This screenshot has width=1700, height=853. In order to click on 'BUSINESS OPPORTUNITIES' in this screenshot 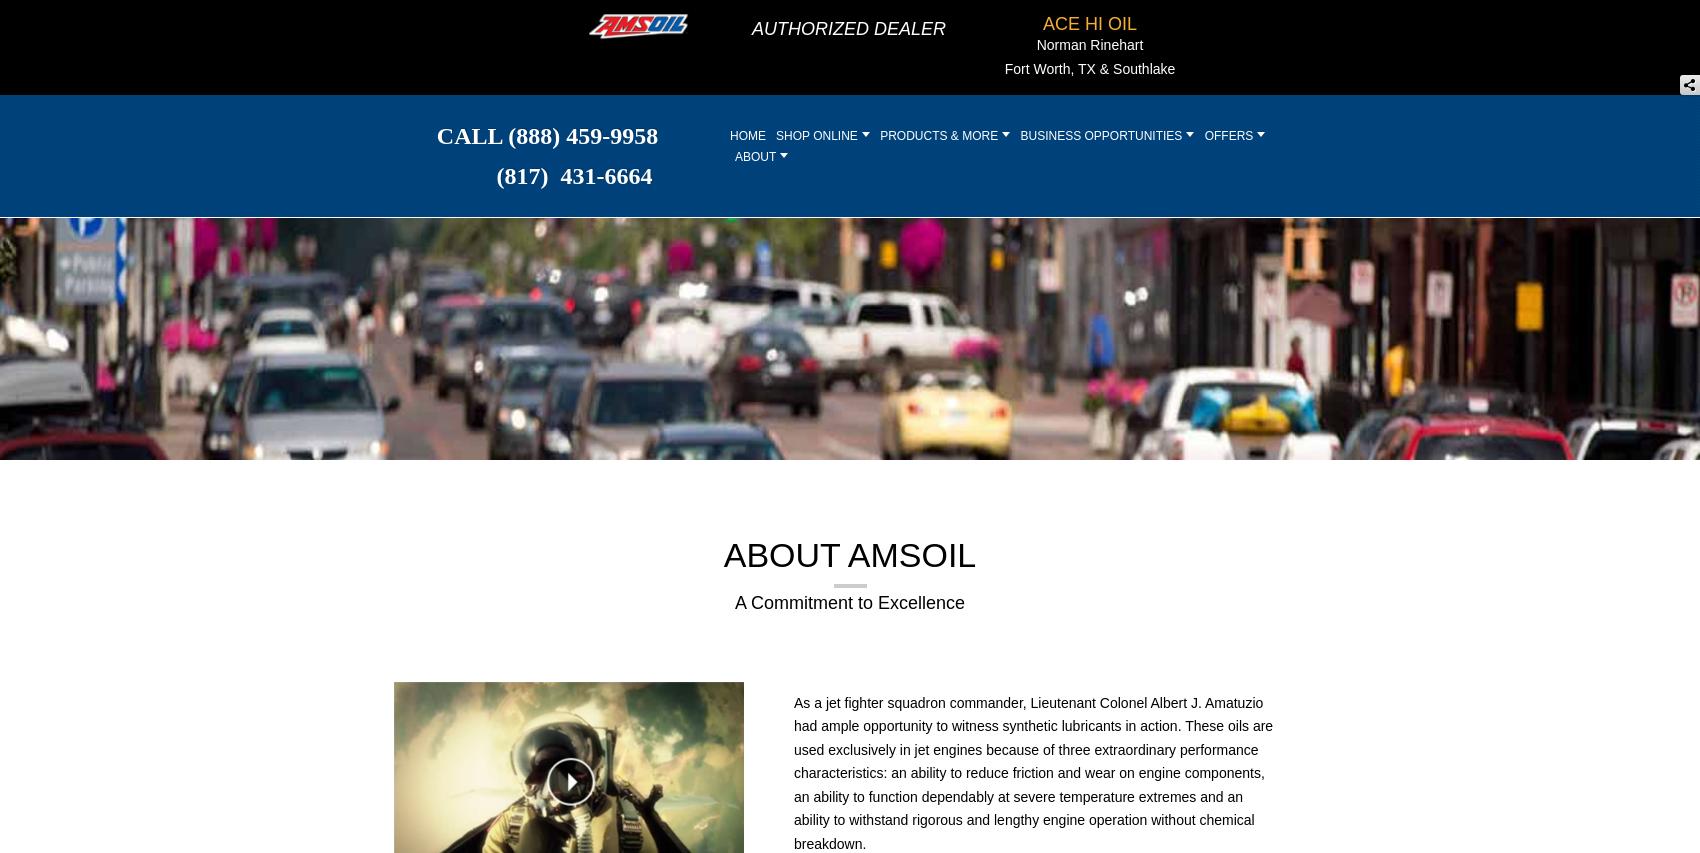, I will do `click(1102, 134)`.